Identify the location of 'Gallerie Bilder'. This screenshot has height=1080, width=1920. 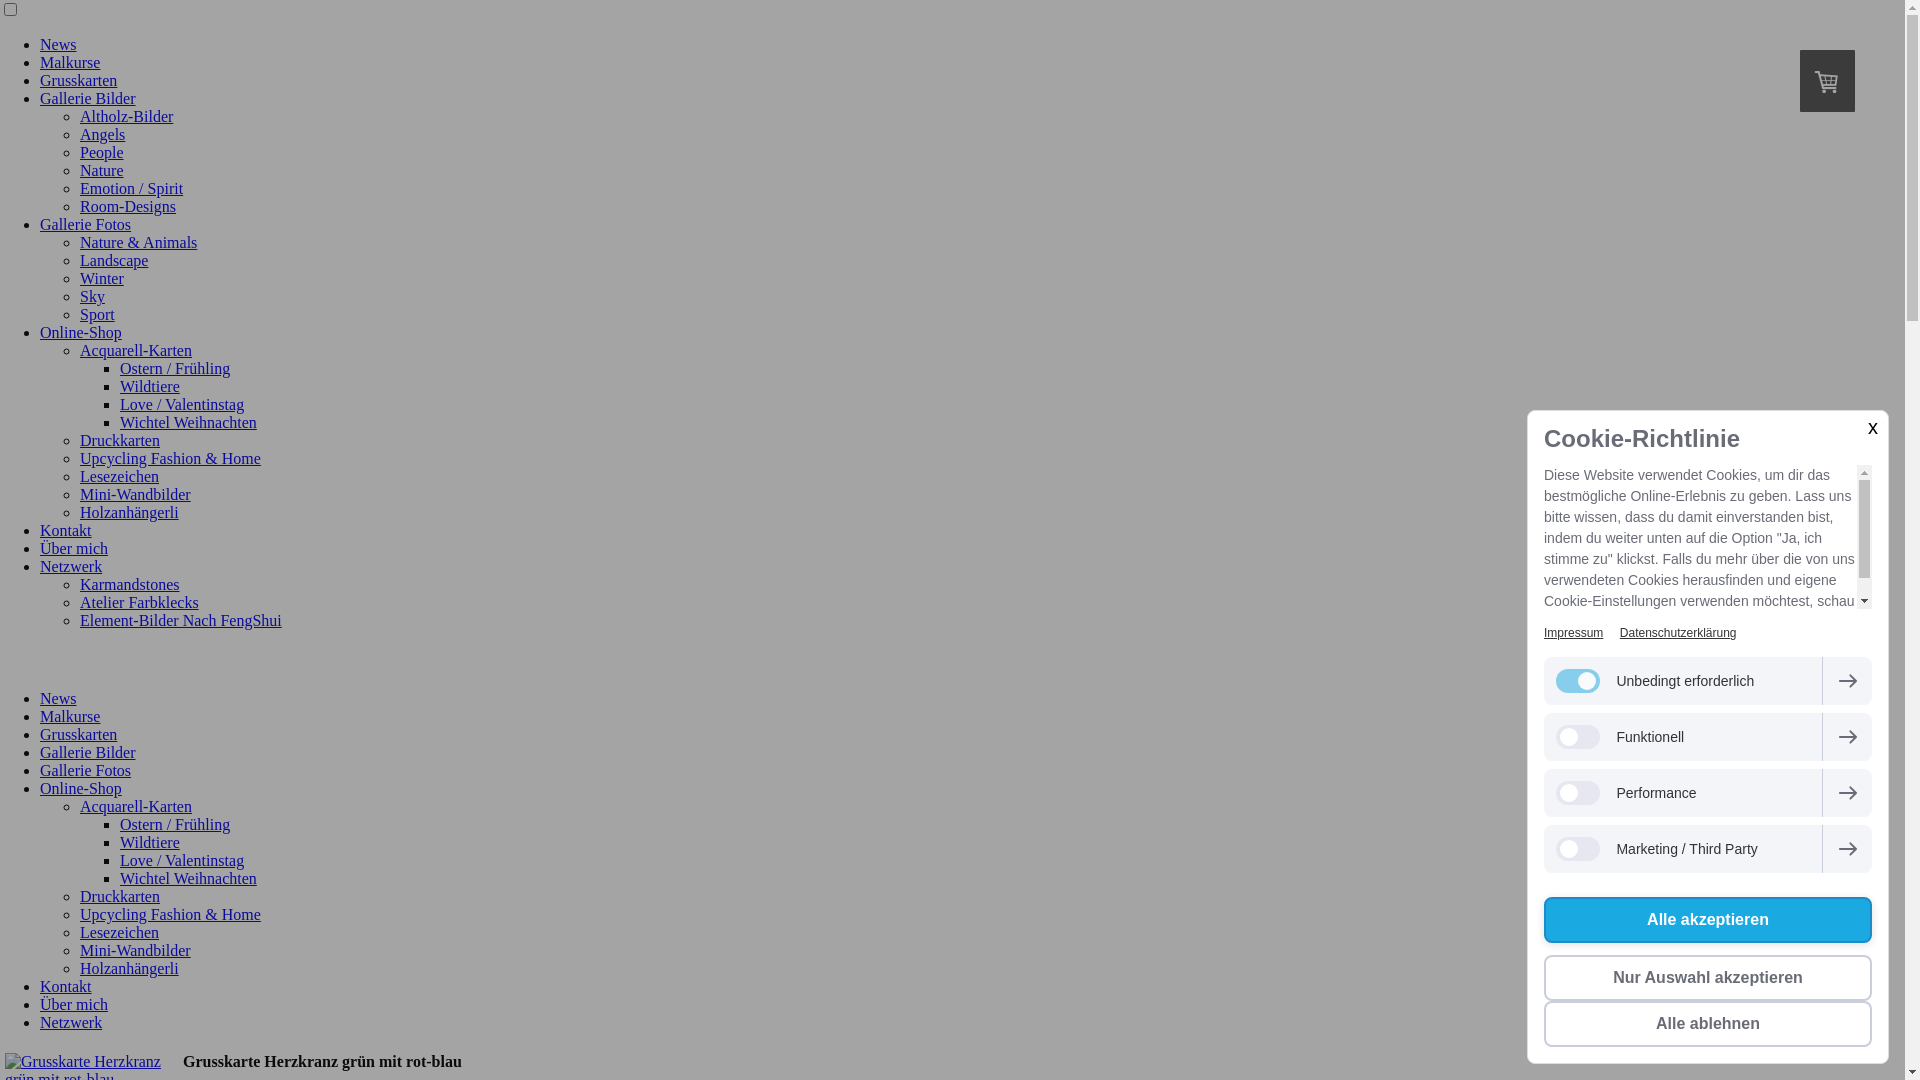
(86, 98).